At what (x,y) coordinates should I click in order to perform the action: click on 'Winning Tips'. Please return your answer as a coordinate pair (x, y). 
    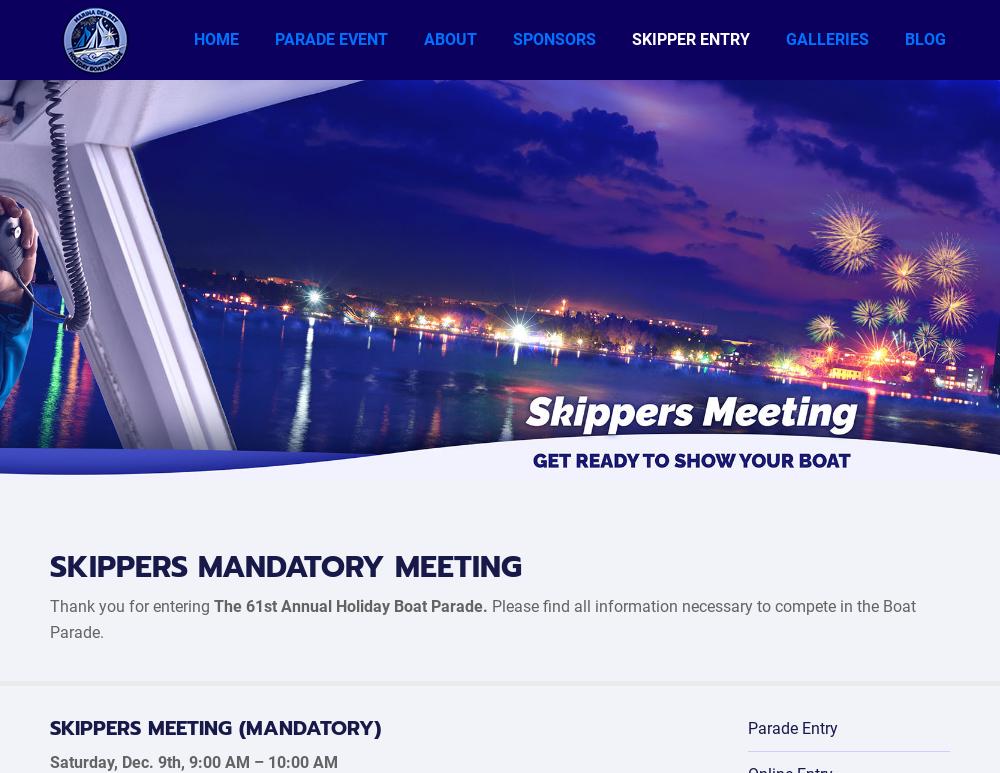
    Looking at the image, I should click on (670, 372).